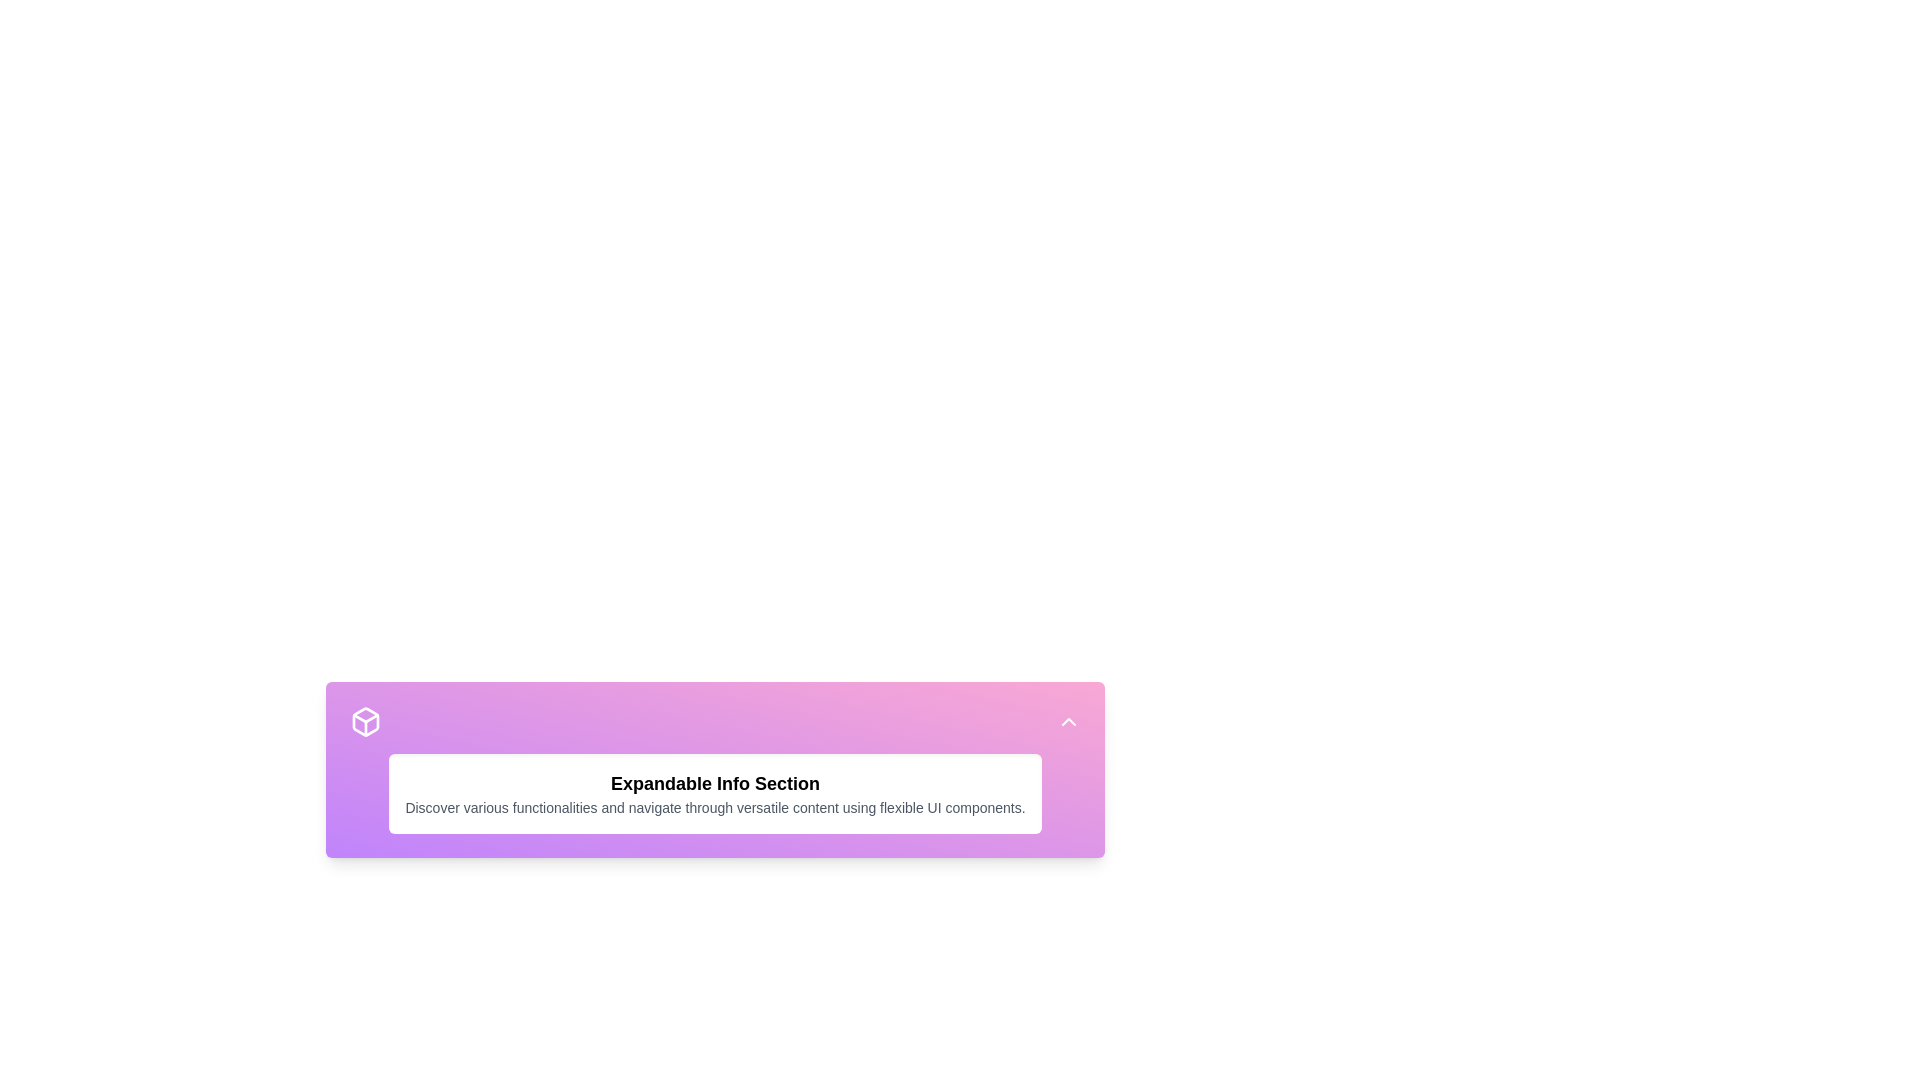 This screenshot has width=1920, height=1080. What do you see at coordinates (365, 721) in the screenshot?
I see `the 3D box icon located in the top-left corner of the purple gradient-filled section of the expandable information card` at bounding box center [365, 721].